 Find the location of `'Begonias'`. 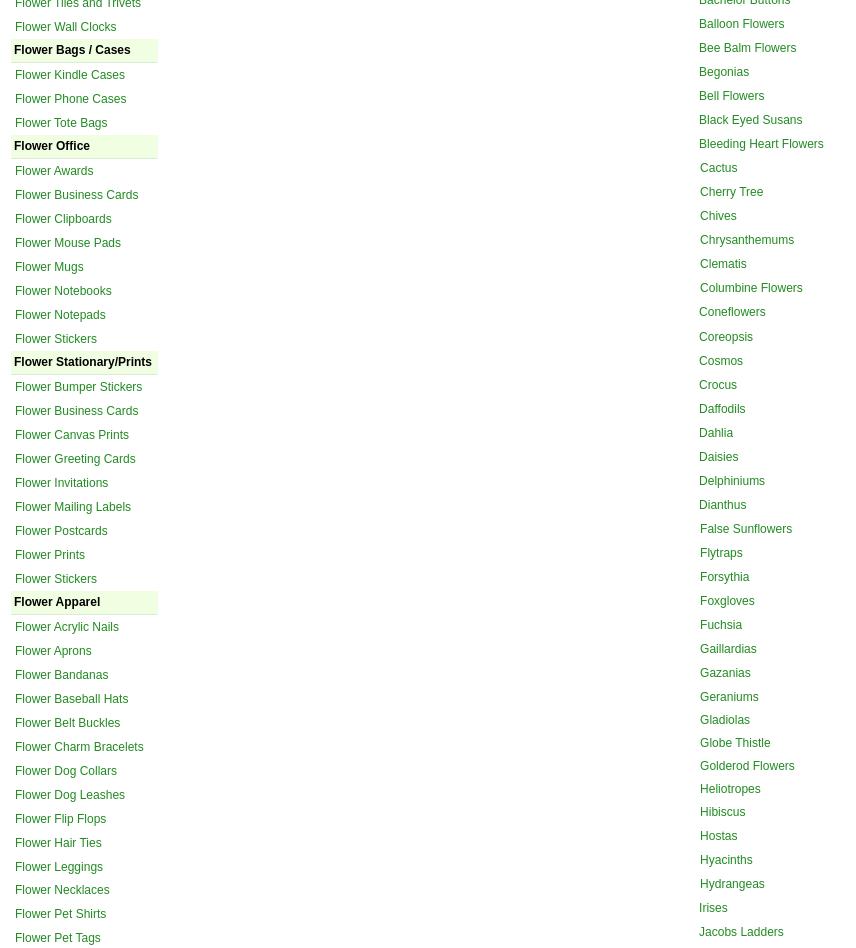

'Begonias' is located at coordinates (724, 71).